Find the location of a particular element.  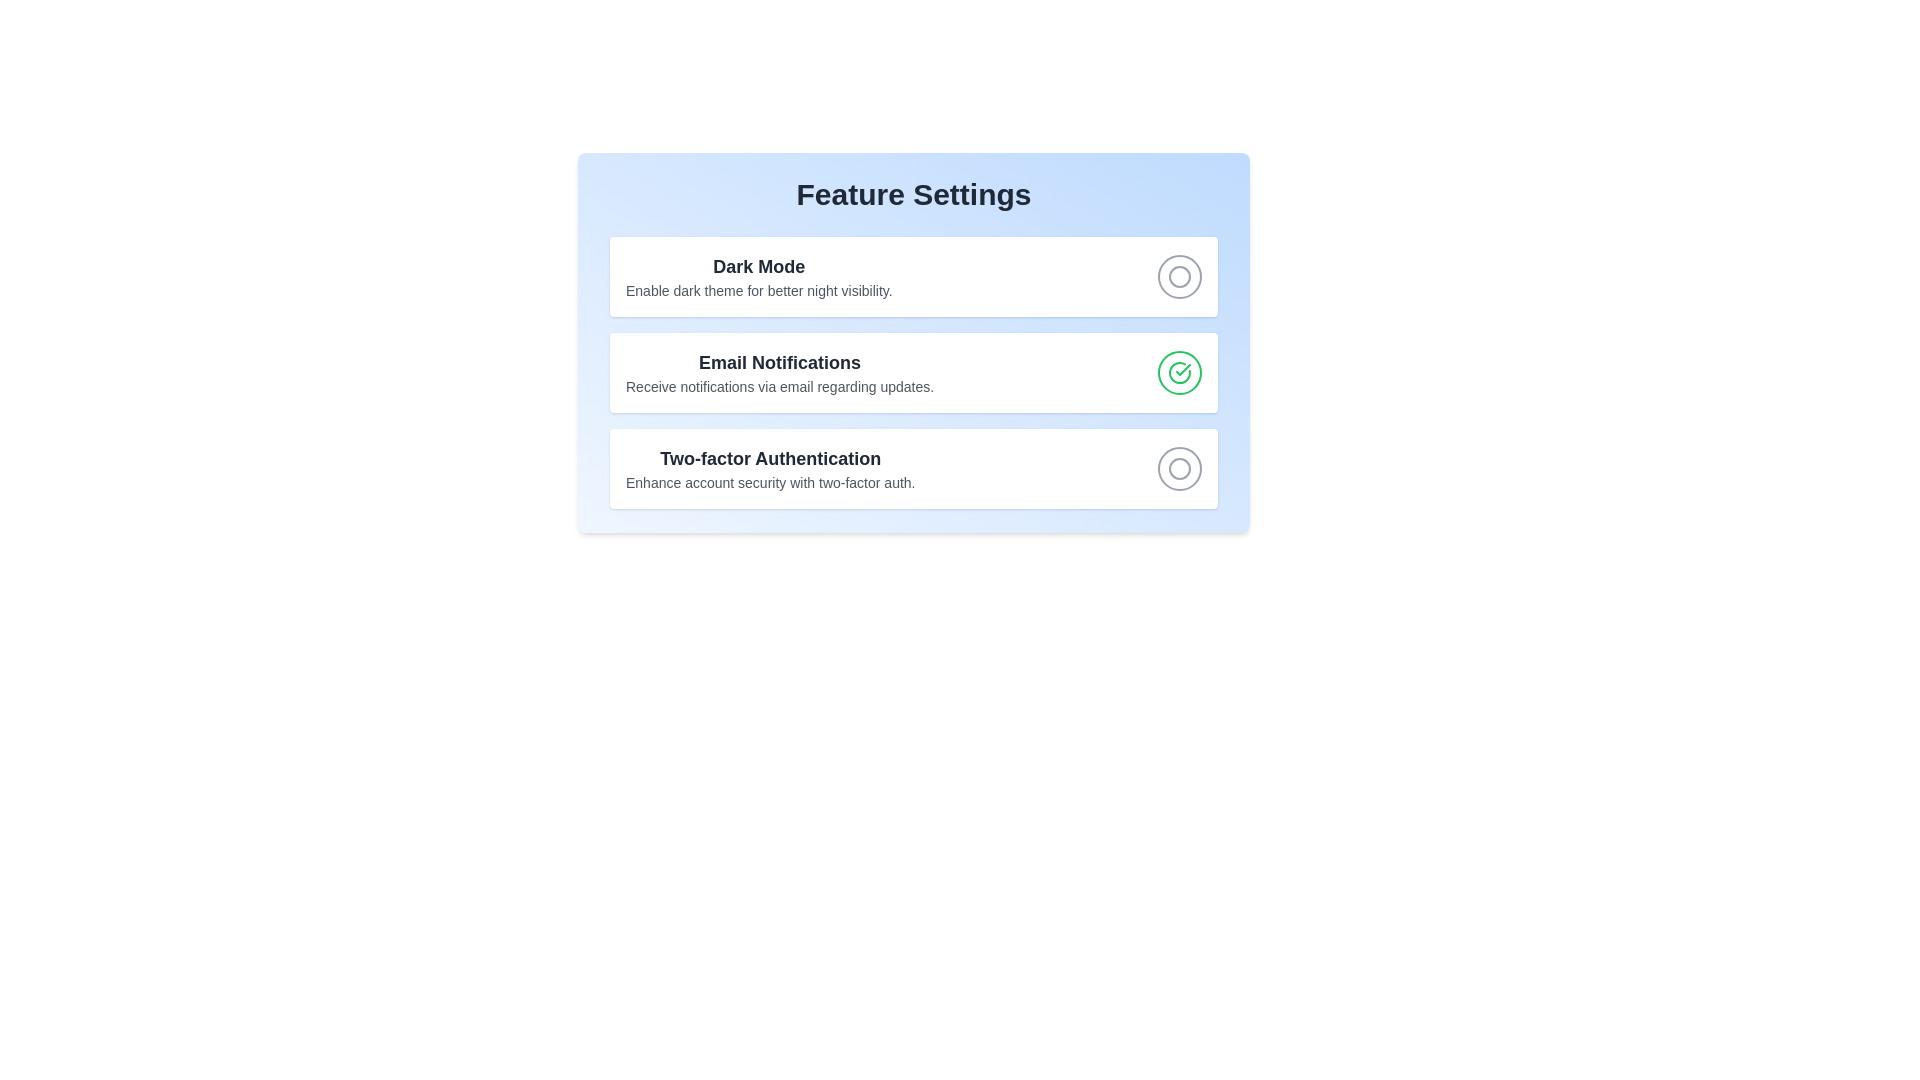

the 'Email Notifications' setting panel card, which is the middle section in the list under 'Feature Settings' and has a green circular icon on its right side, to trigger the hover effect is located at coordinates (912, 373).